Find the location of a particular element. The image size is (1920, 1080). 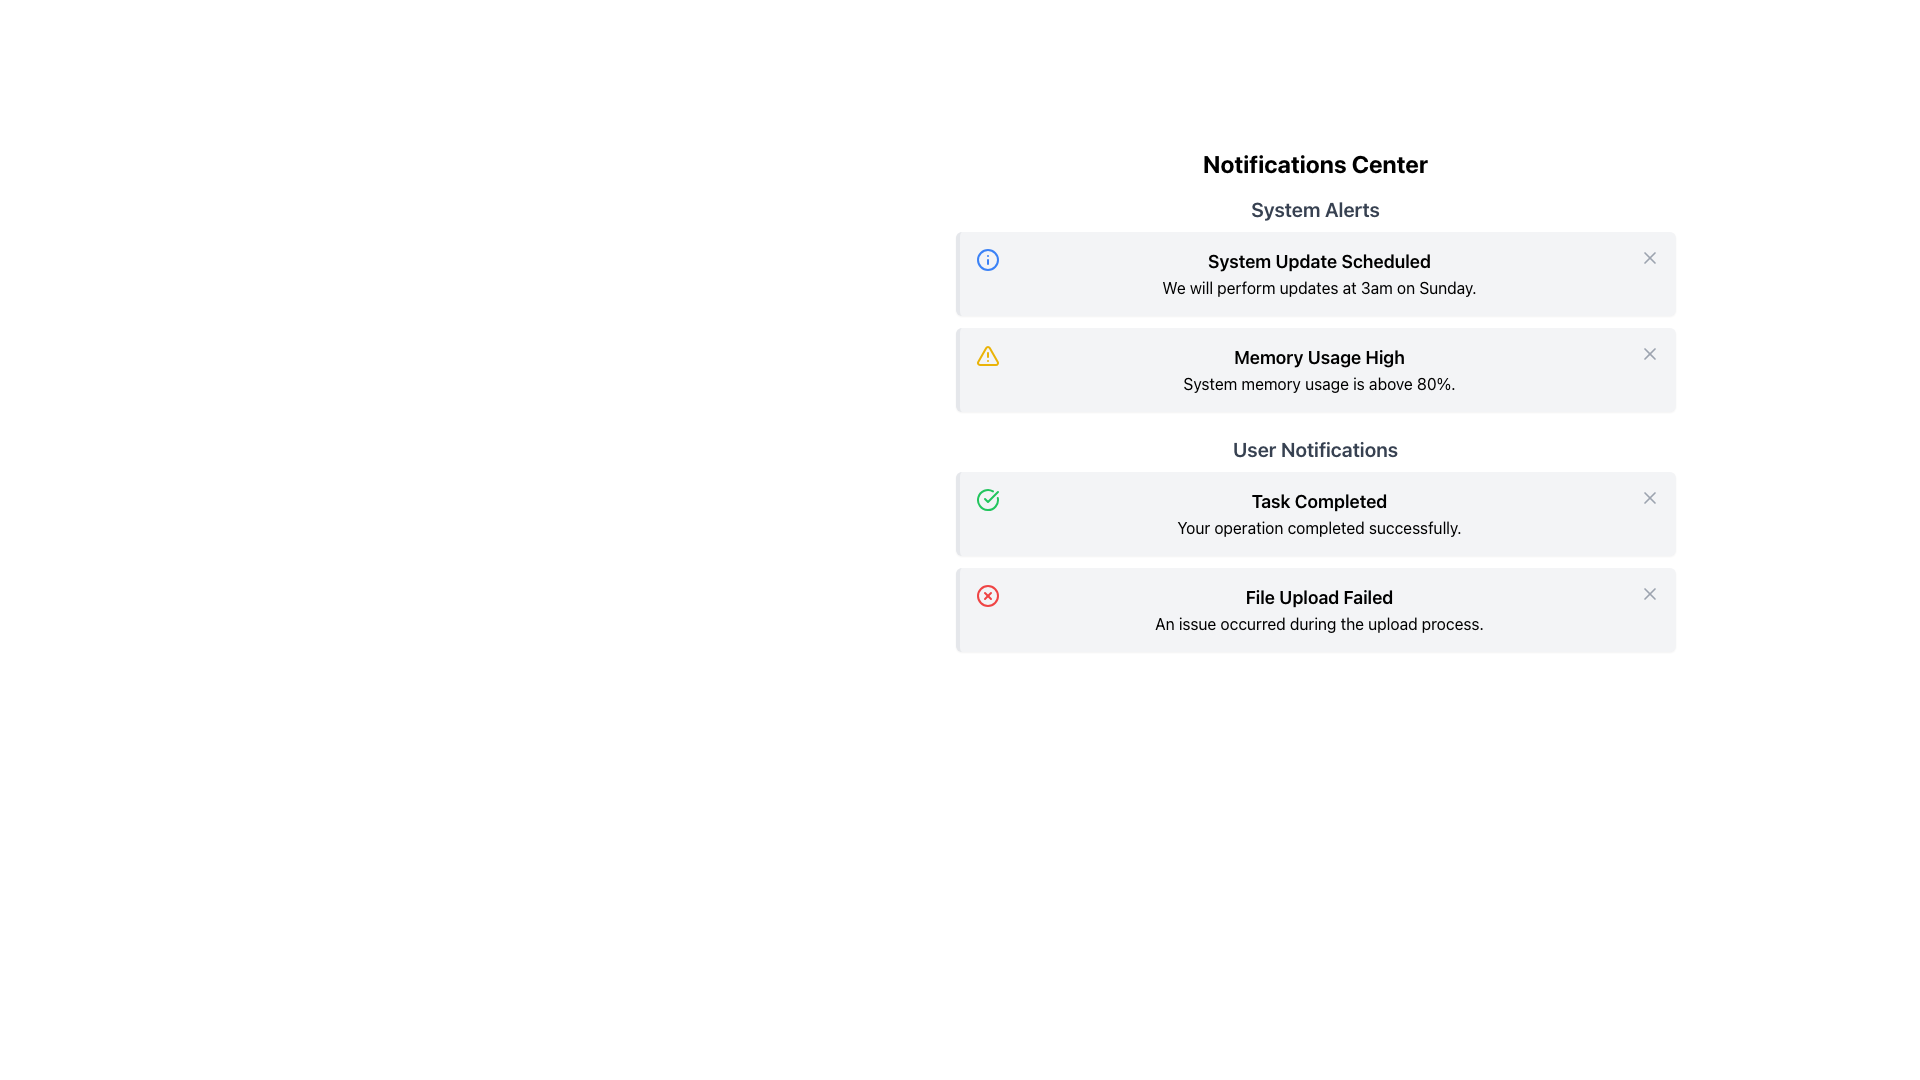

notification message 'Your operation completed successfully.' displayed under the bold header 'Task Completed' in the User Notifications section is located at coordinates (1319, 527).